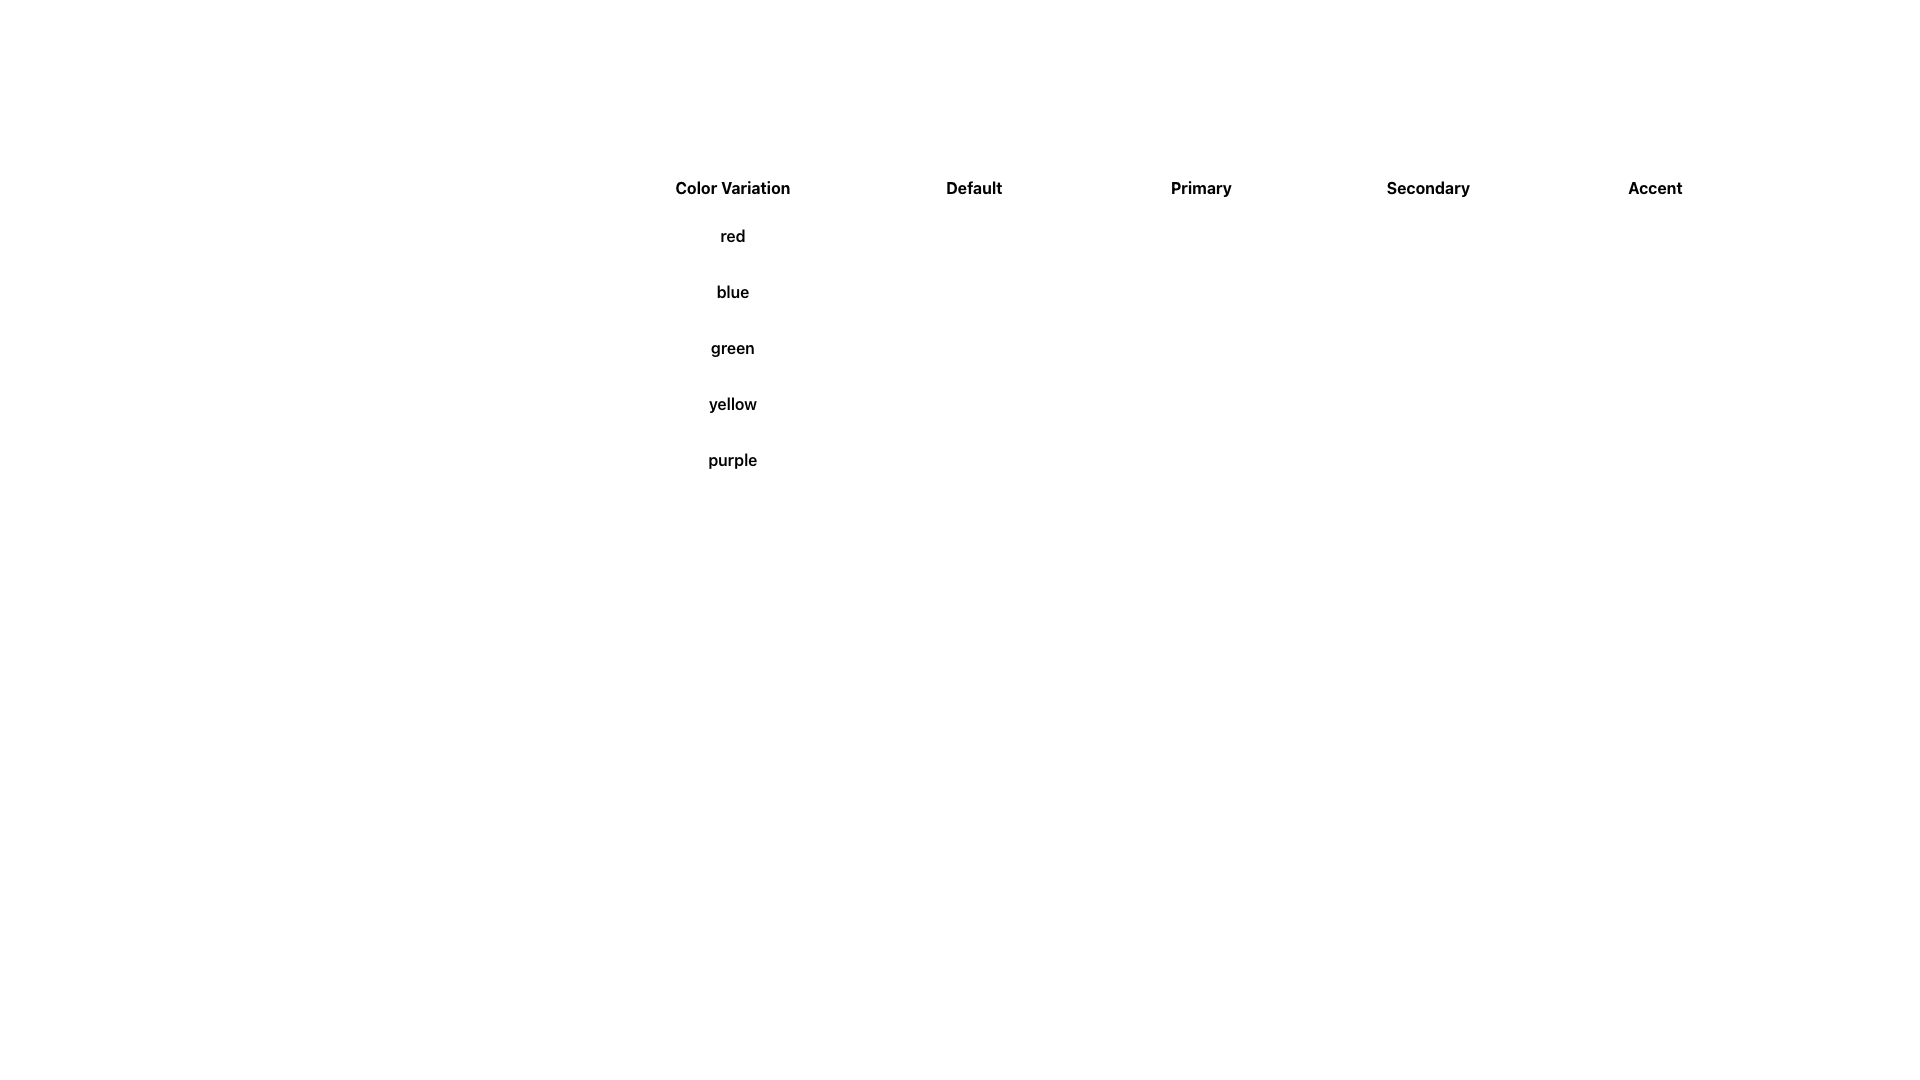 The height and width of the screenshot is (1080, 1920). I want to click on the text label that displays the word 'blue' in a medium-sized bold sans-serif font, located in the second row of the 'Color Variation' category, directly below 'red', so click(974, 292).